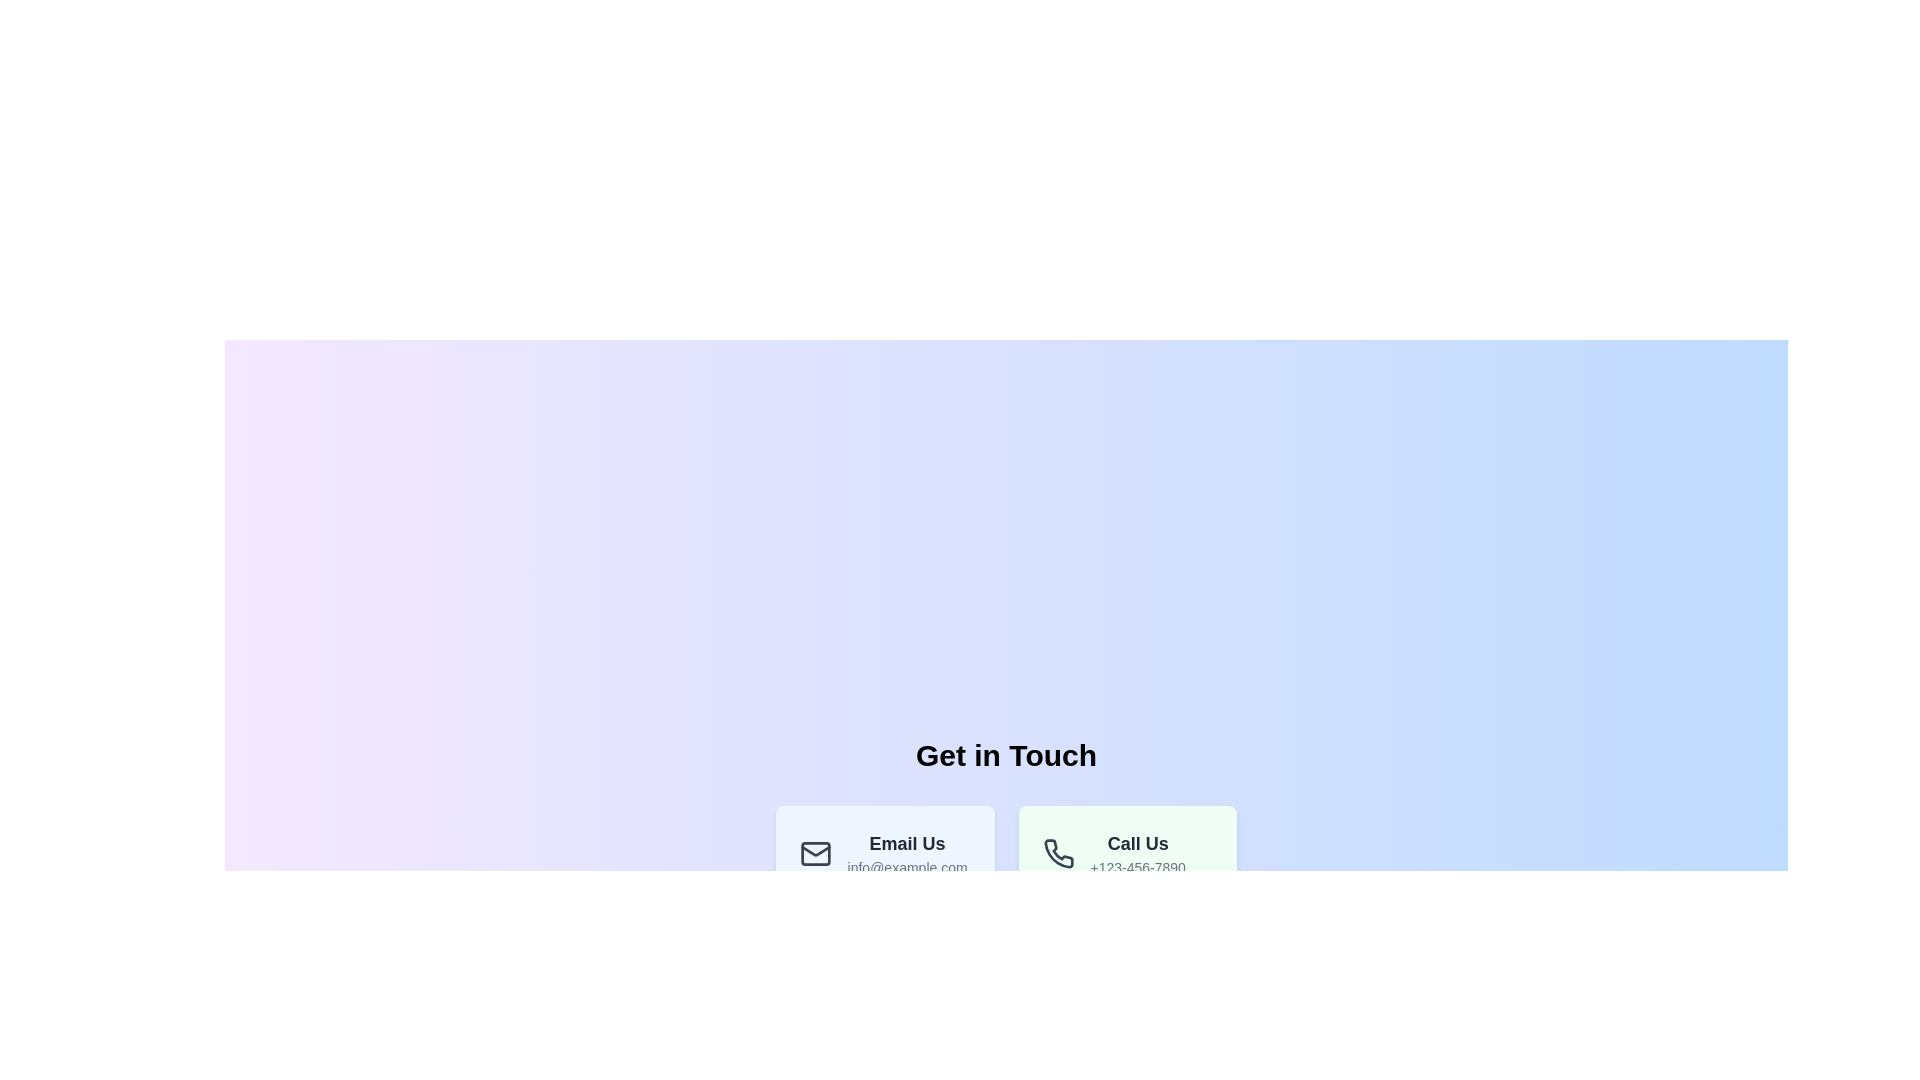 The height and width of the screenshot is (1080, 1920). Describe the element at coordinates (1057, 973) in the screenshot. I see `the decorative circle that forms the base of the clock graphic` at that location.